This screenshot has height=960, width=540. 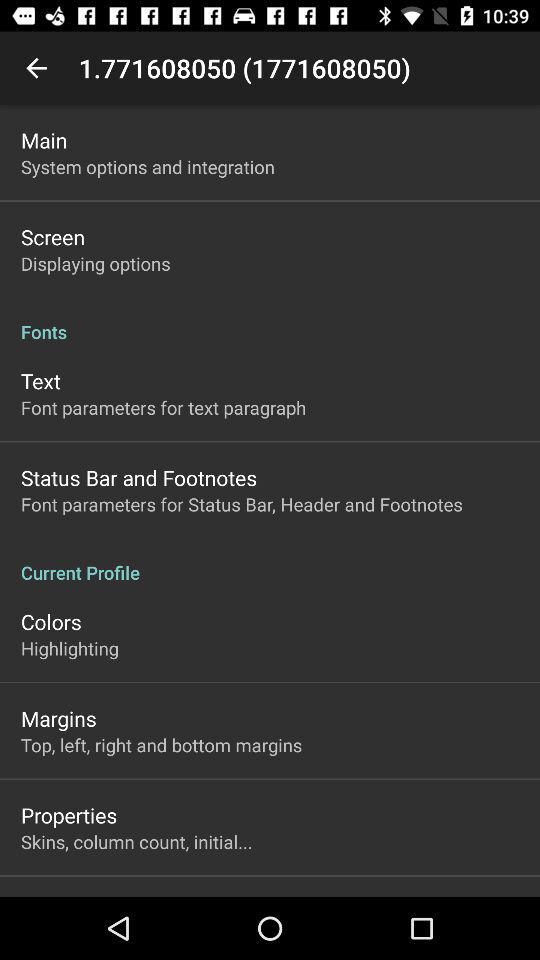 I want to click on screen app, so click(x=53, y=237).